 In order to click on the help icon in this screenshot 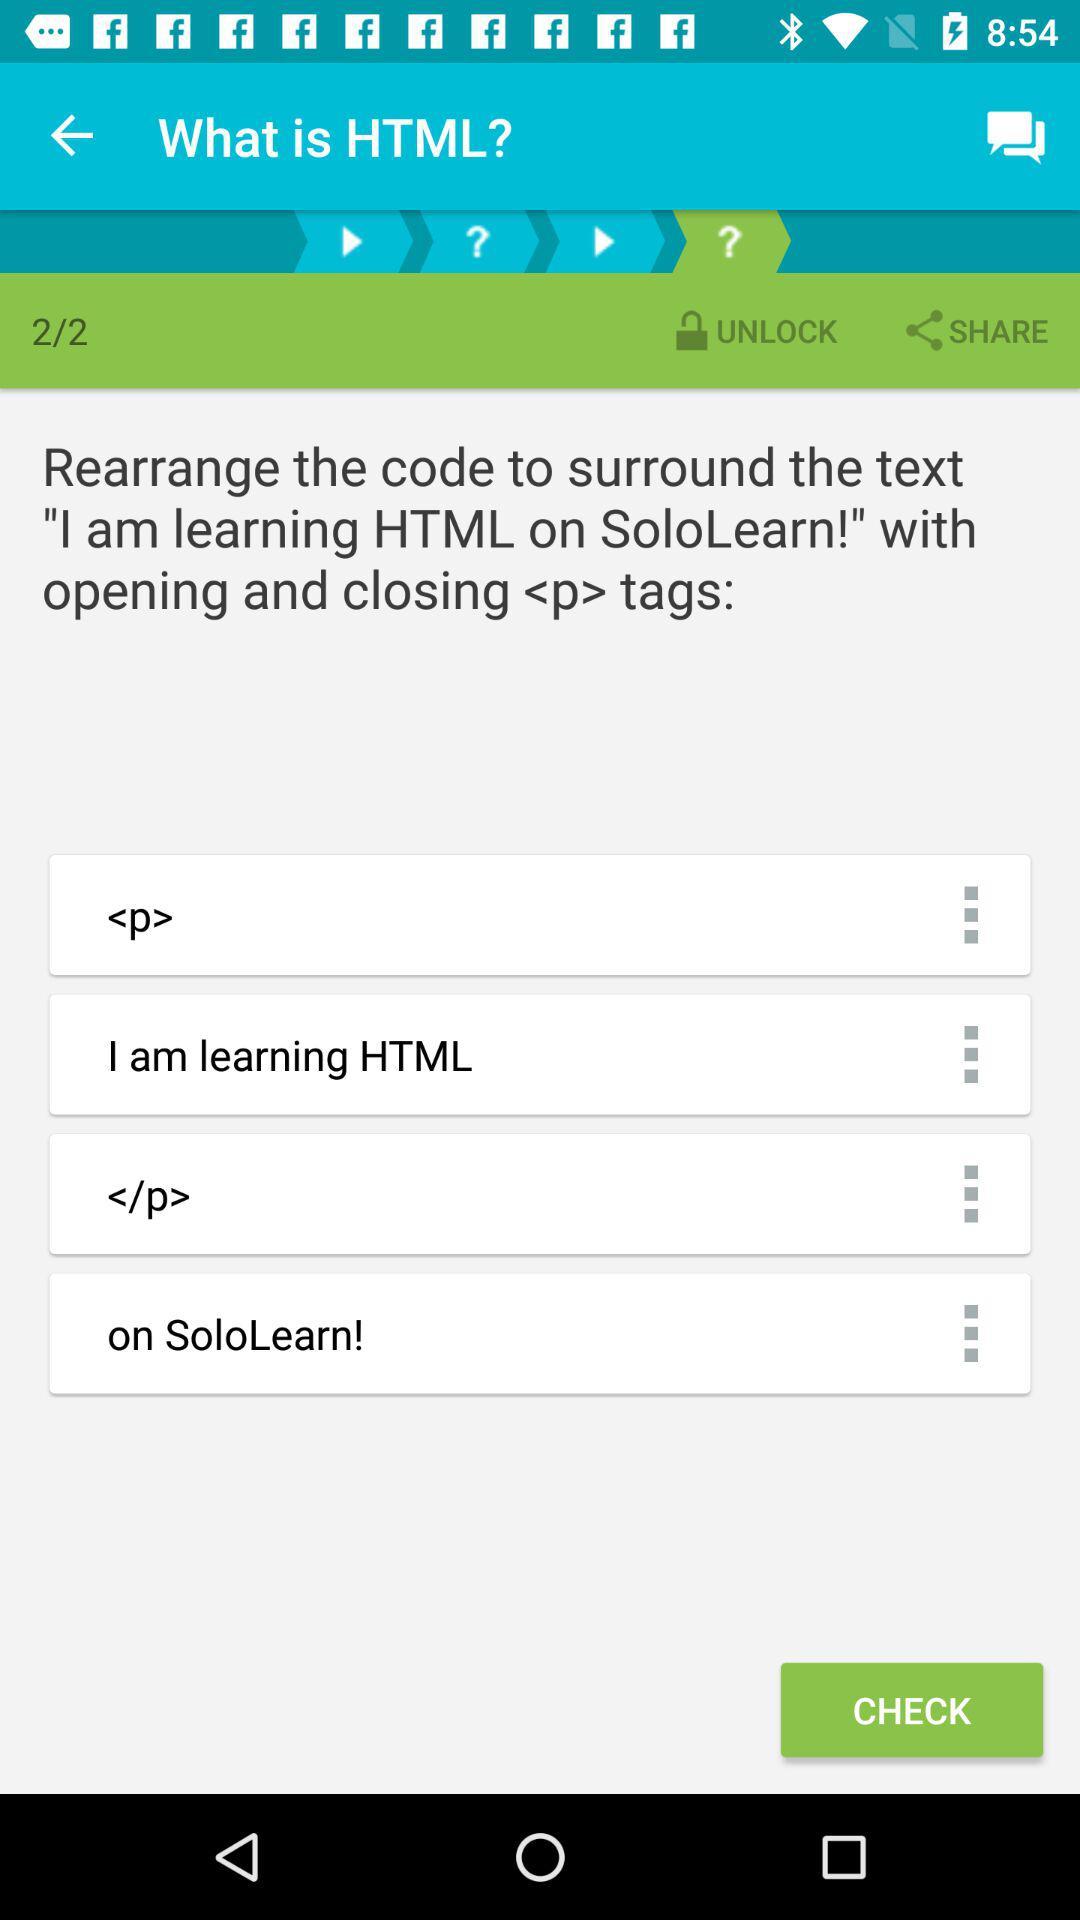, I will do `click(477, 240)`.